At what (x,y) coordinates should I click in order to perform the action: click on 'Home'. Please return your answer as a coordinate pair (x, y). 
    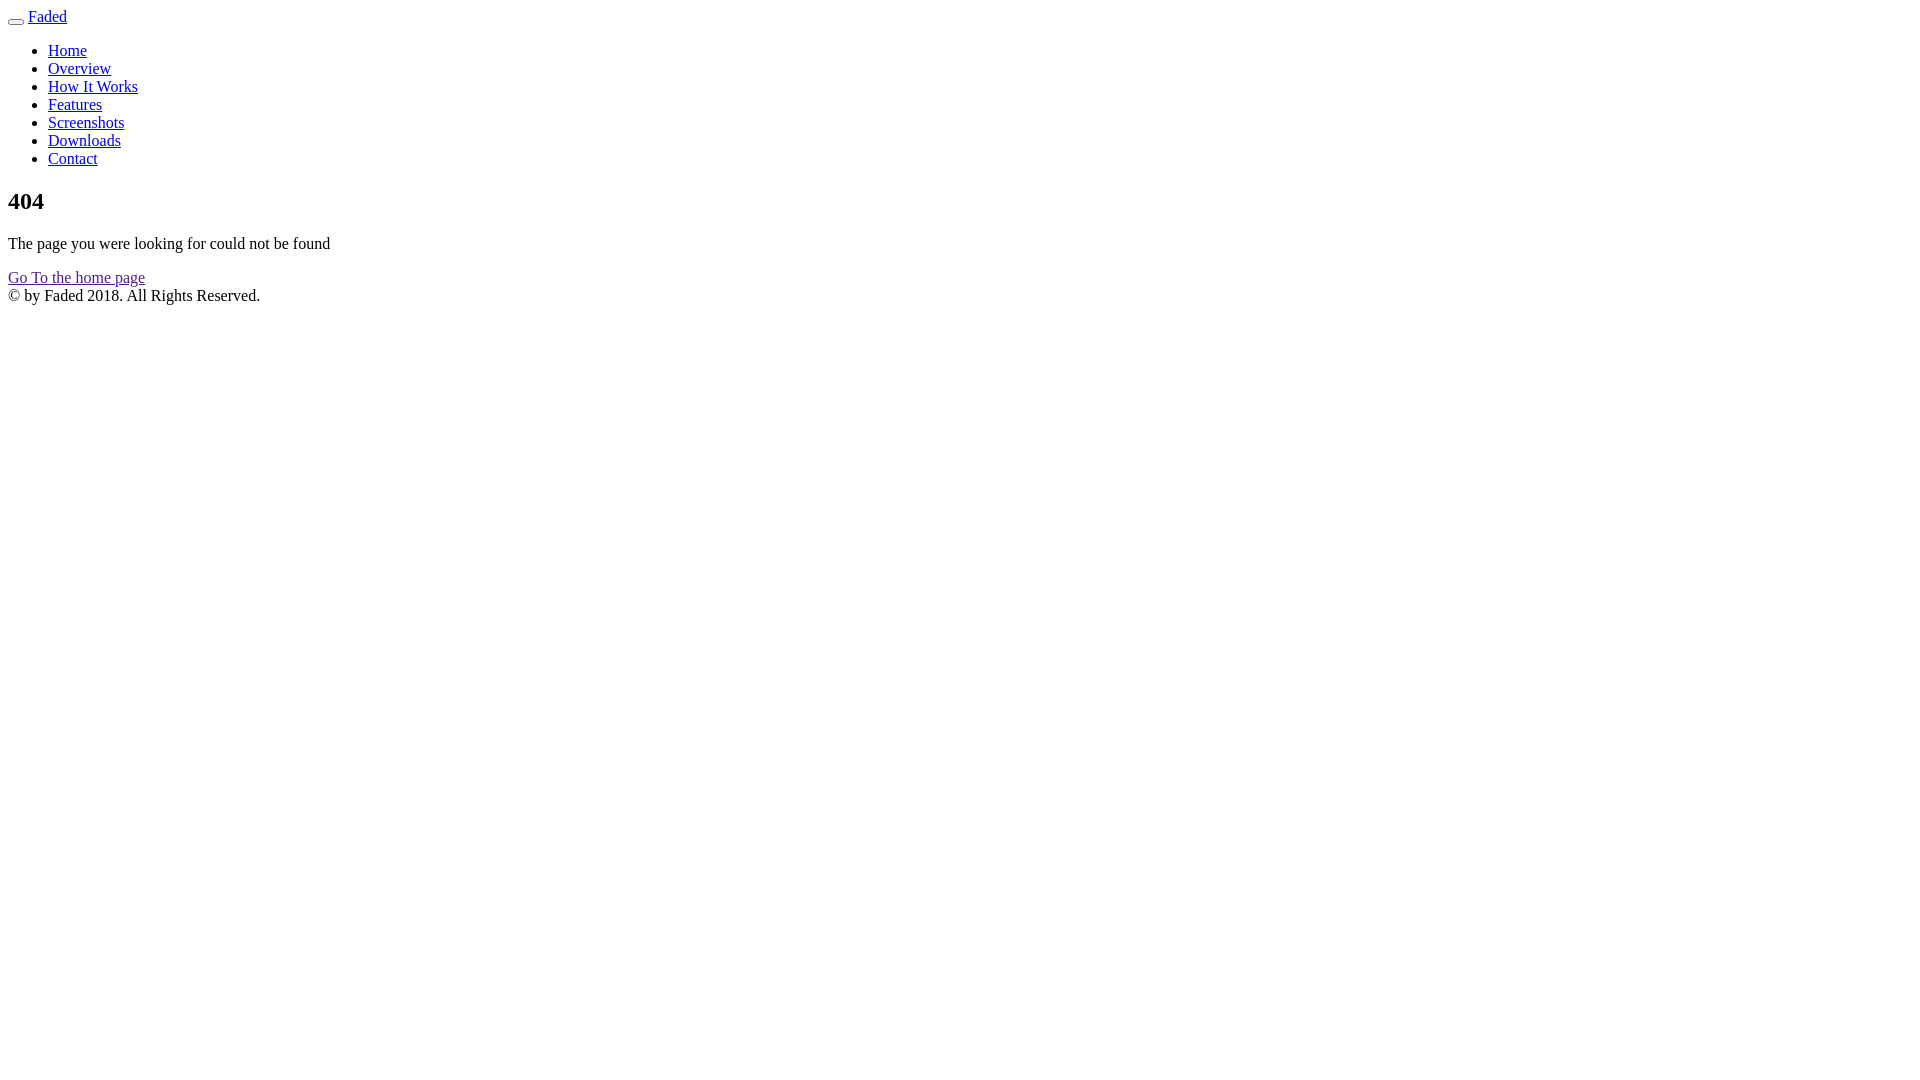
    Looking at the image, I should click on (67, 49).